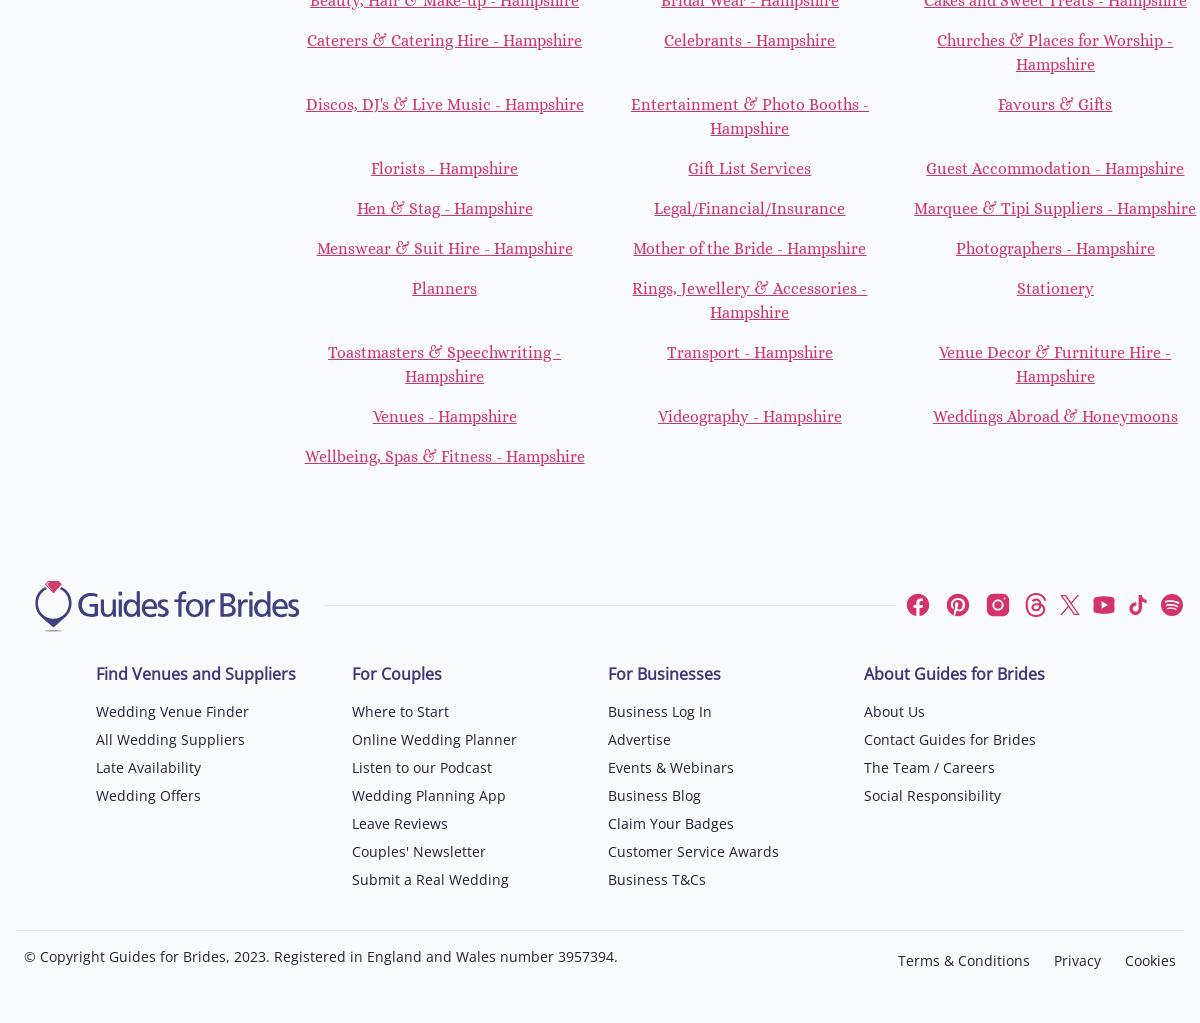  Describe the element at coordinates (693, 849) in the screenshot. I see `'Customer Service Awards'` at that location.